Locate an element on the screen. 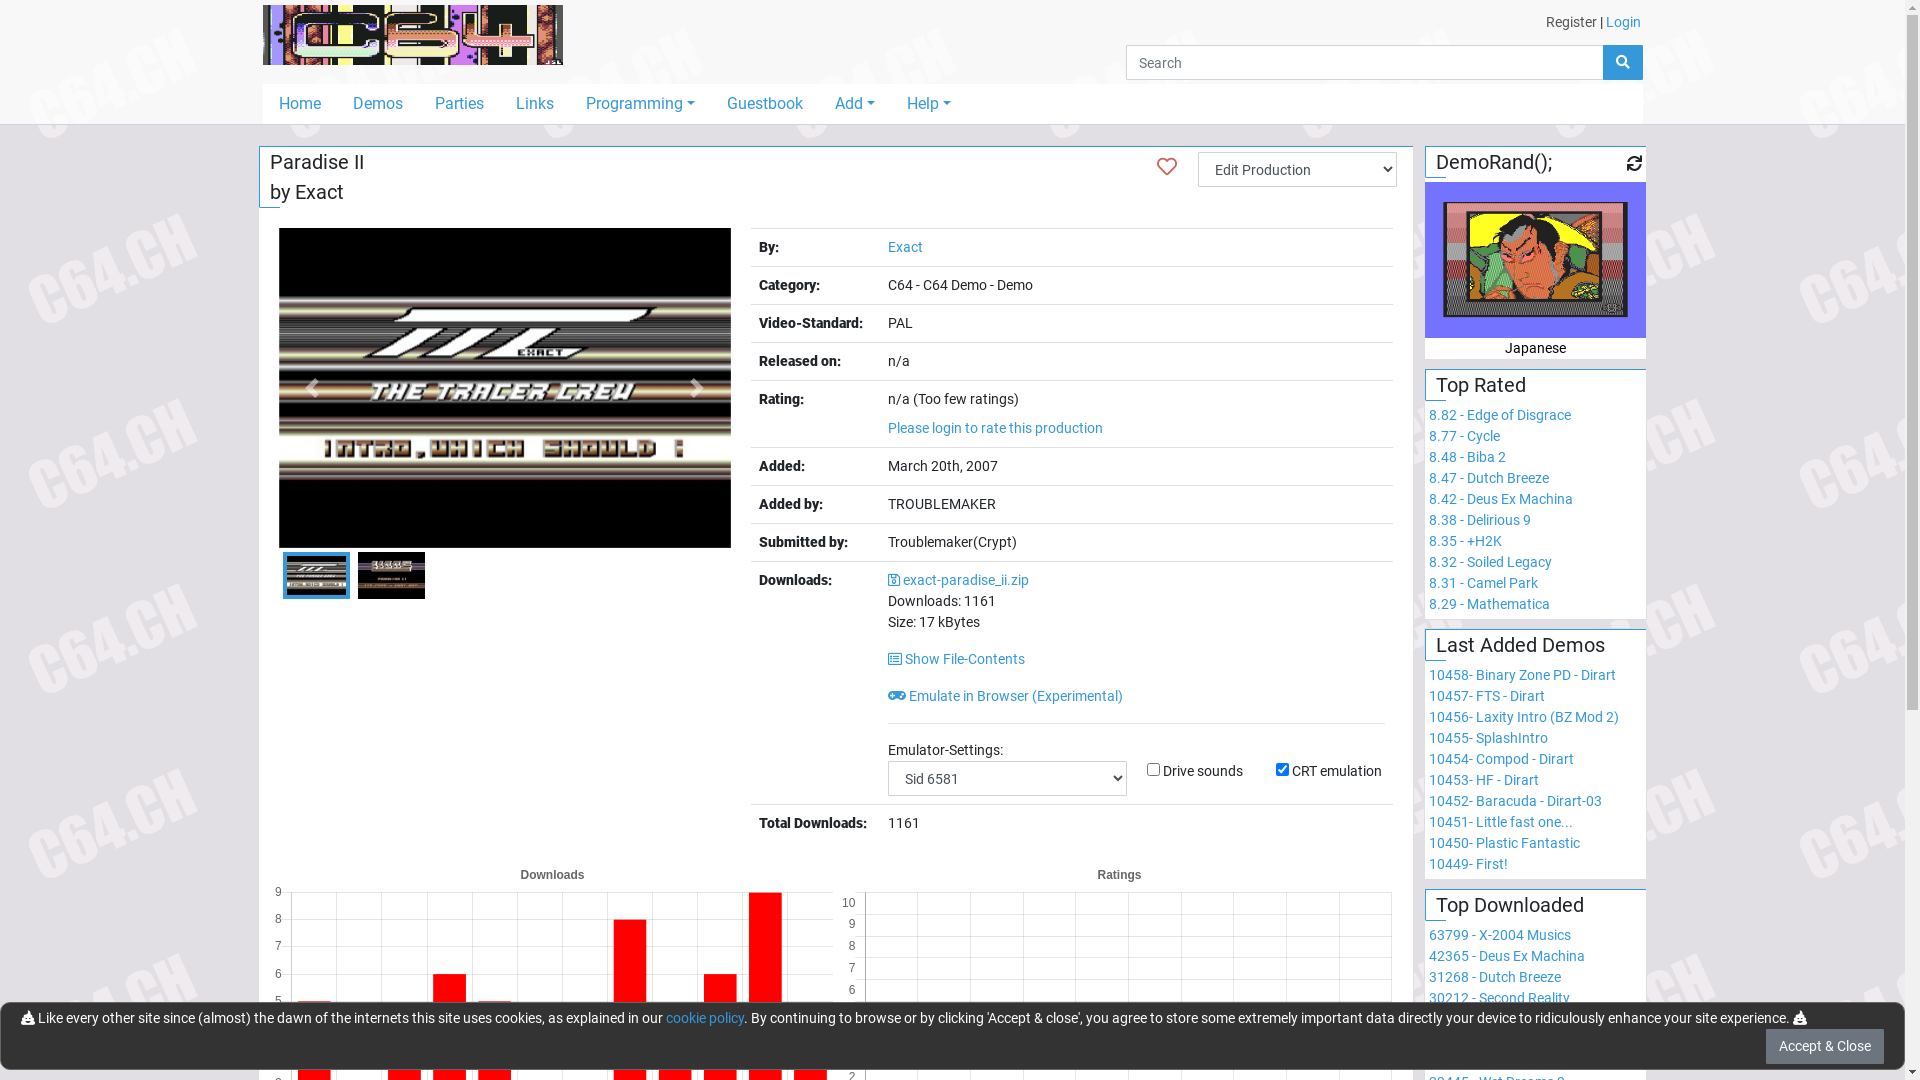  'Add to favorites' is located at coordinates (1156, 165).